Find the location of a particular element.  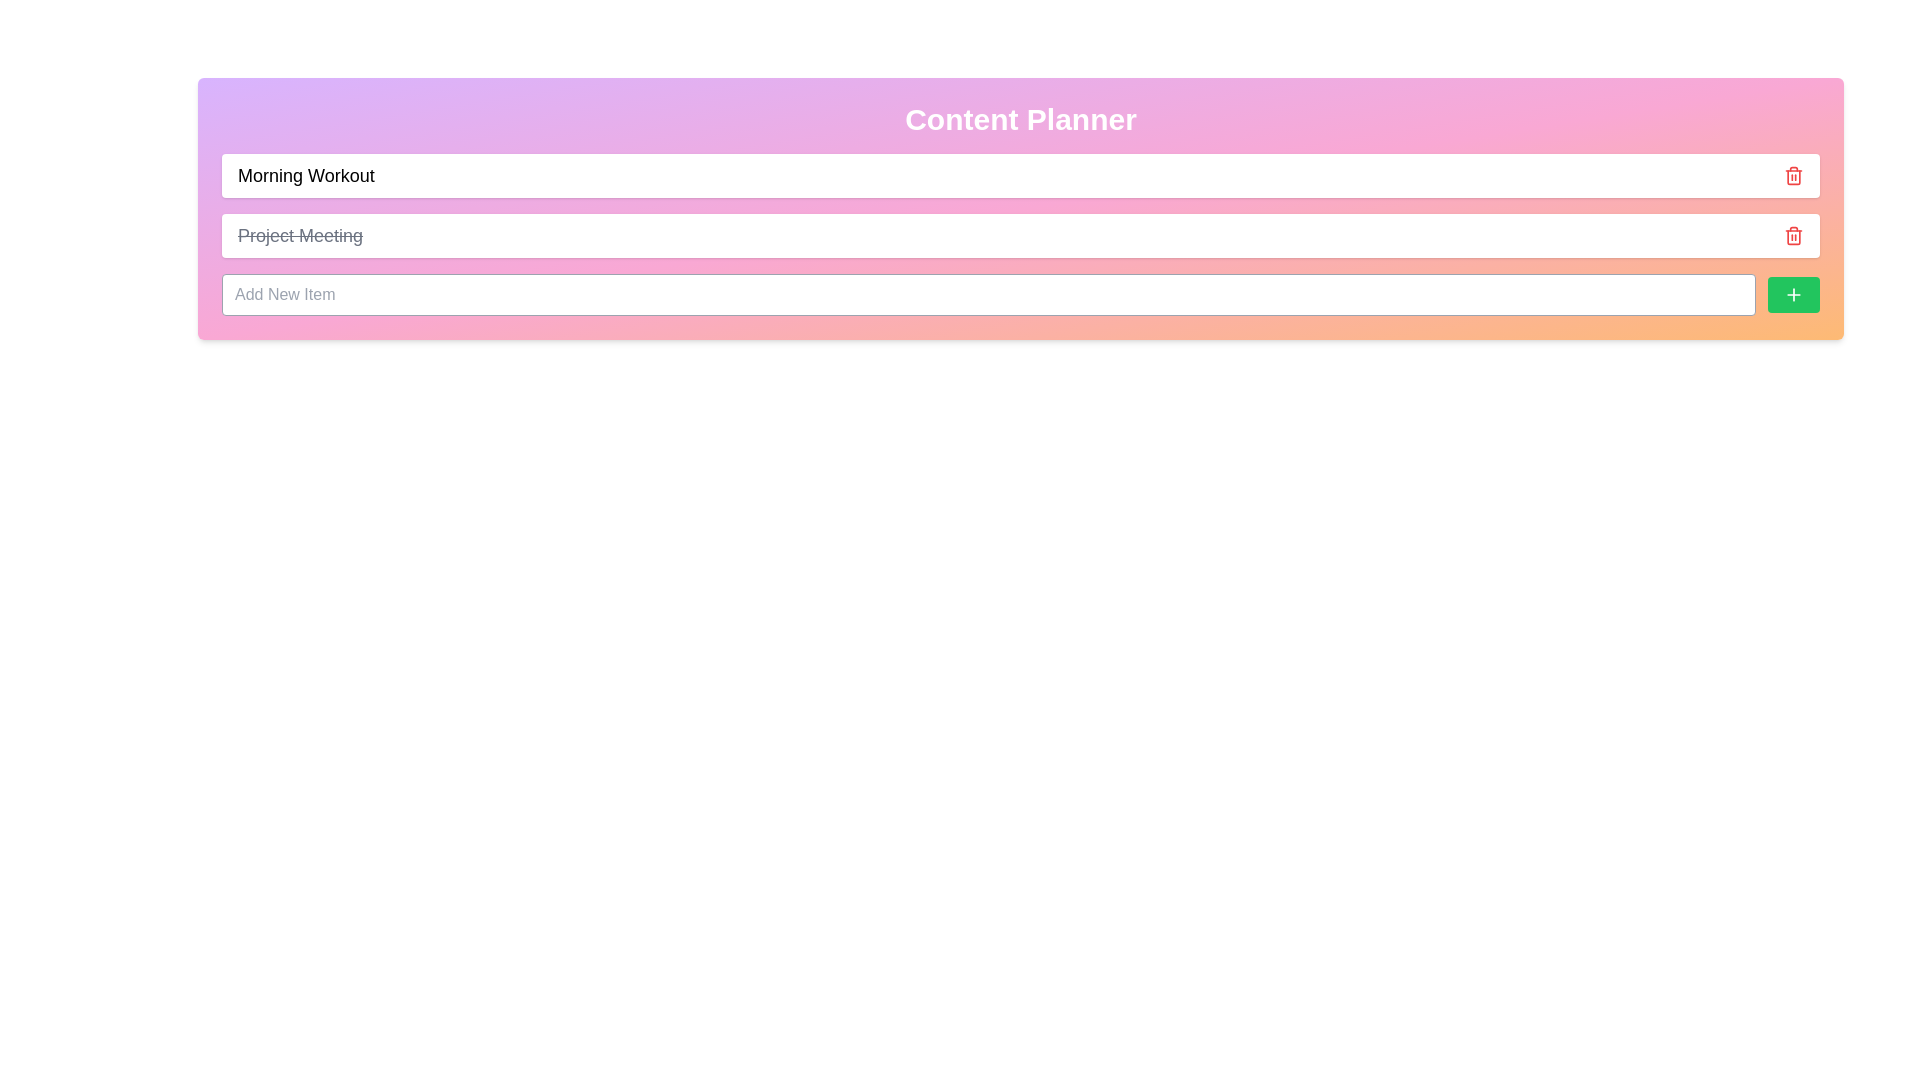

the green circular button with a white plus symbol located at the bottom-right corner of the 'Add New Item' field is located at coordinates (1794, 294).